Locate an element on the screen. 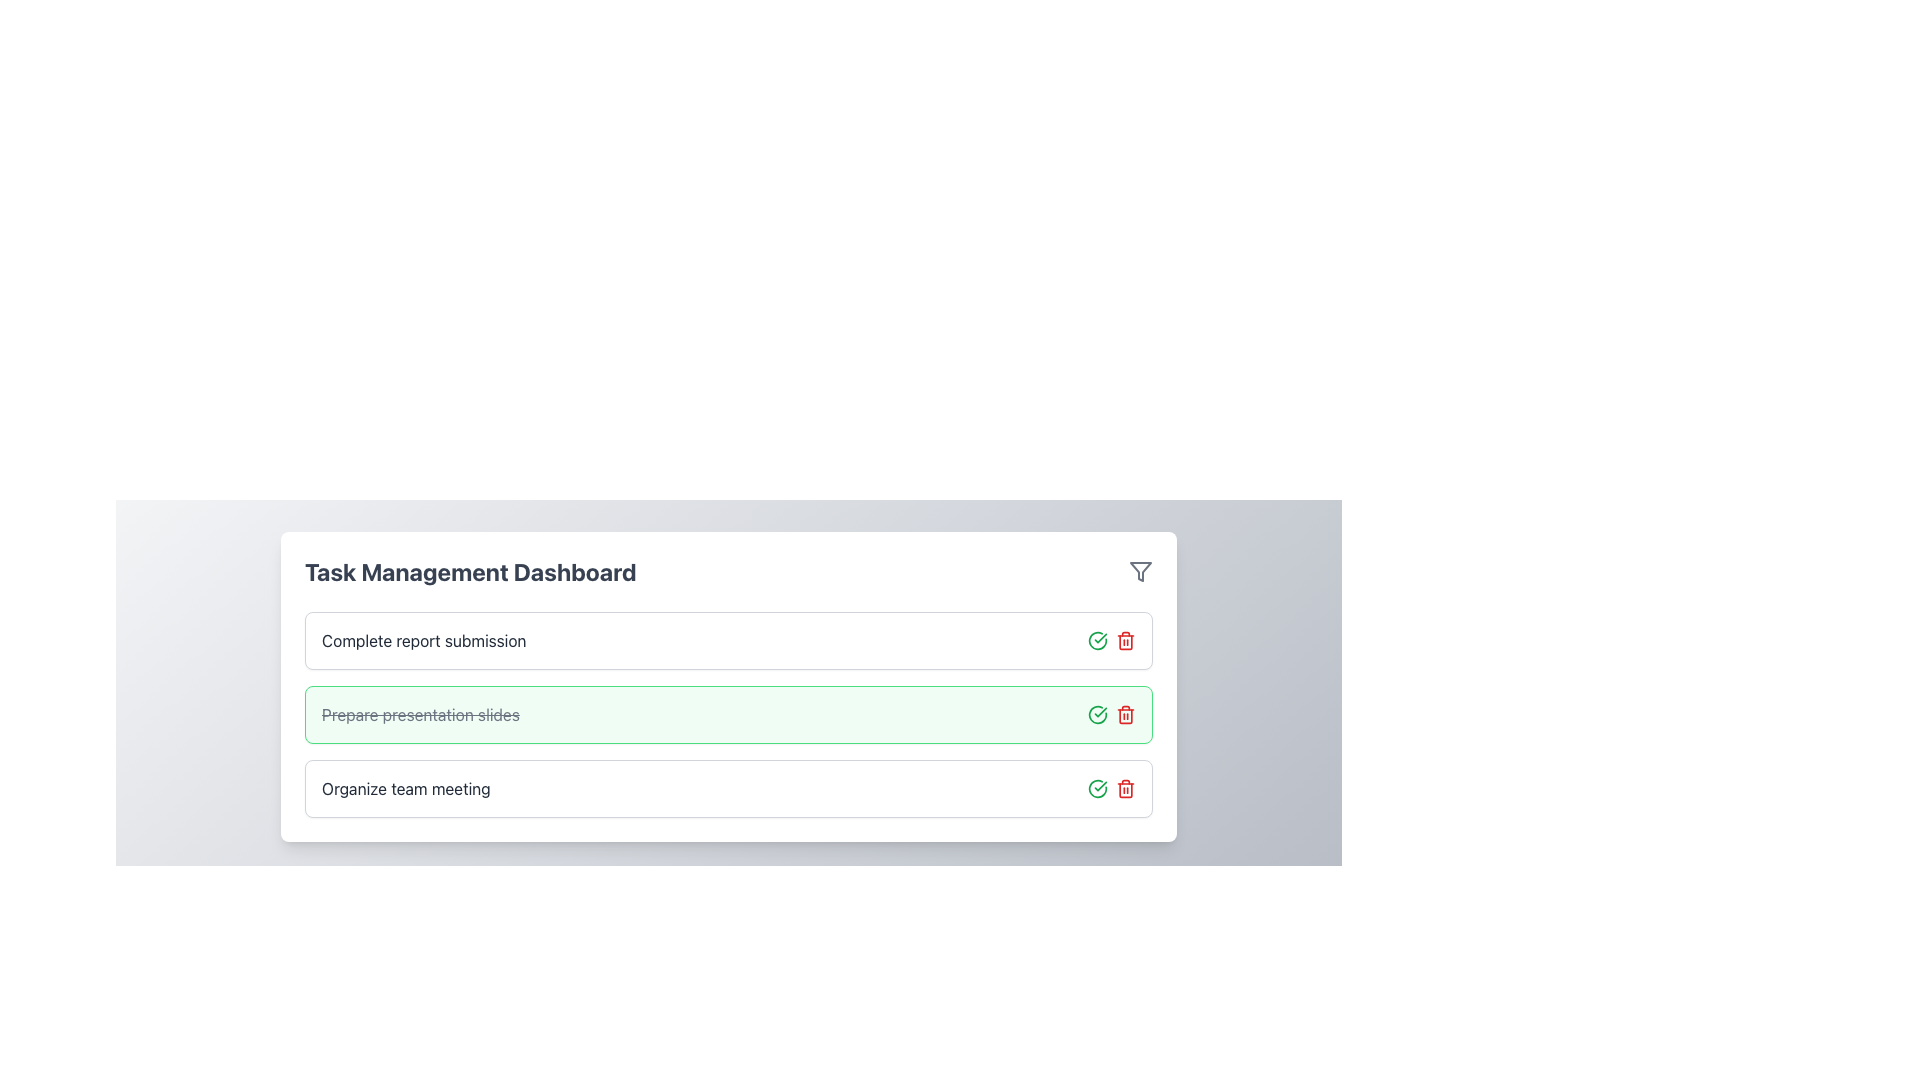 The width and height of the screenshot is (1920, 1080). the green circular checkmark icon located is located at coordinates (1097, 788).